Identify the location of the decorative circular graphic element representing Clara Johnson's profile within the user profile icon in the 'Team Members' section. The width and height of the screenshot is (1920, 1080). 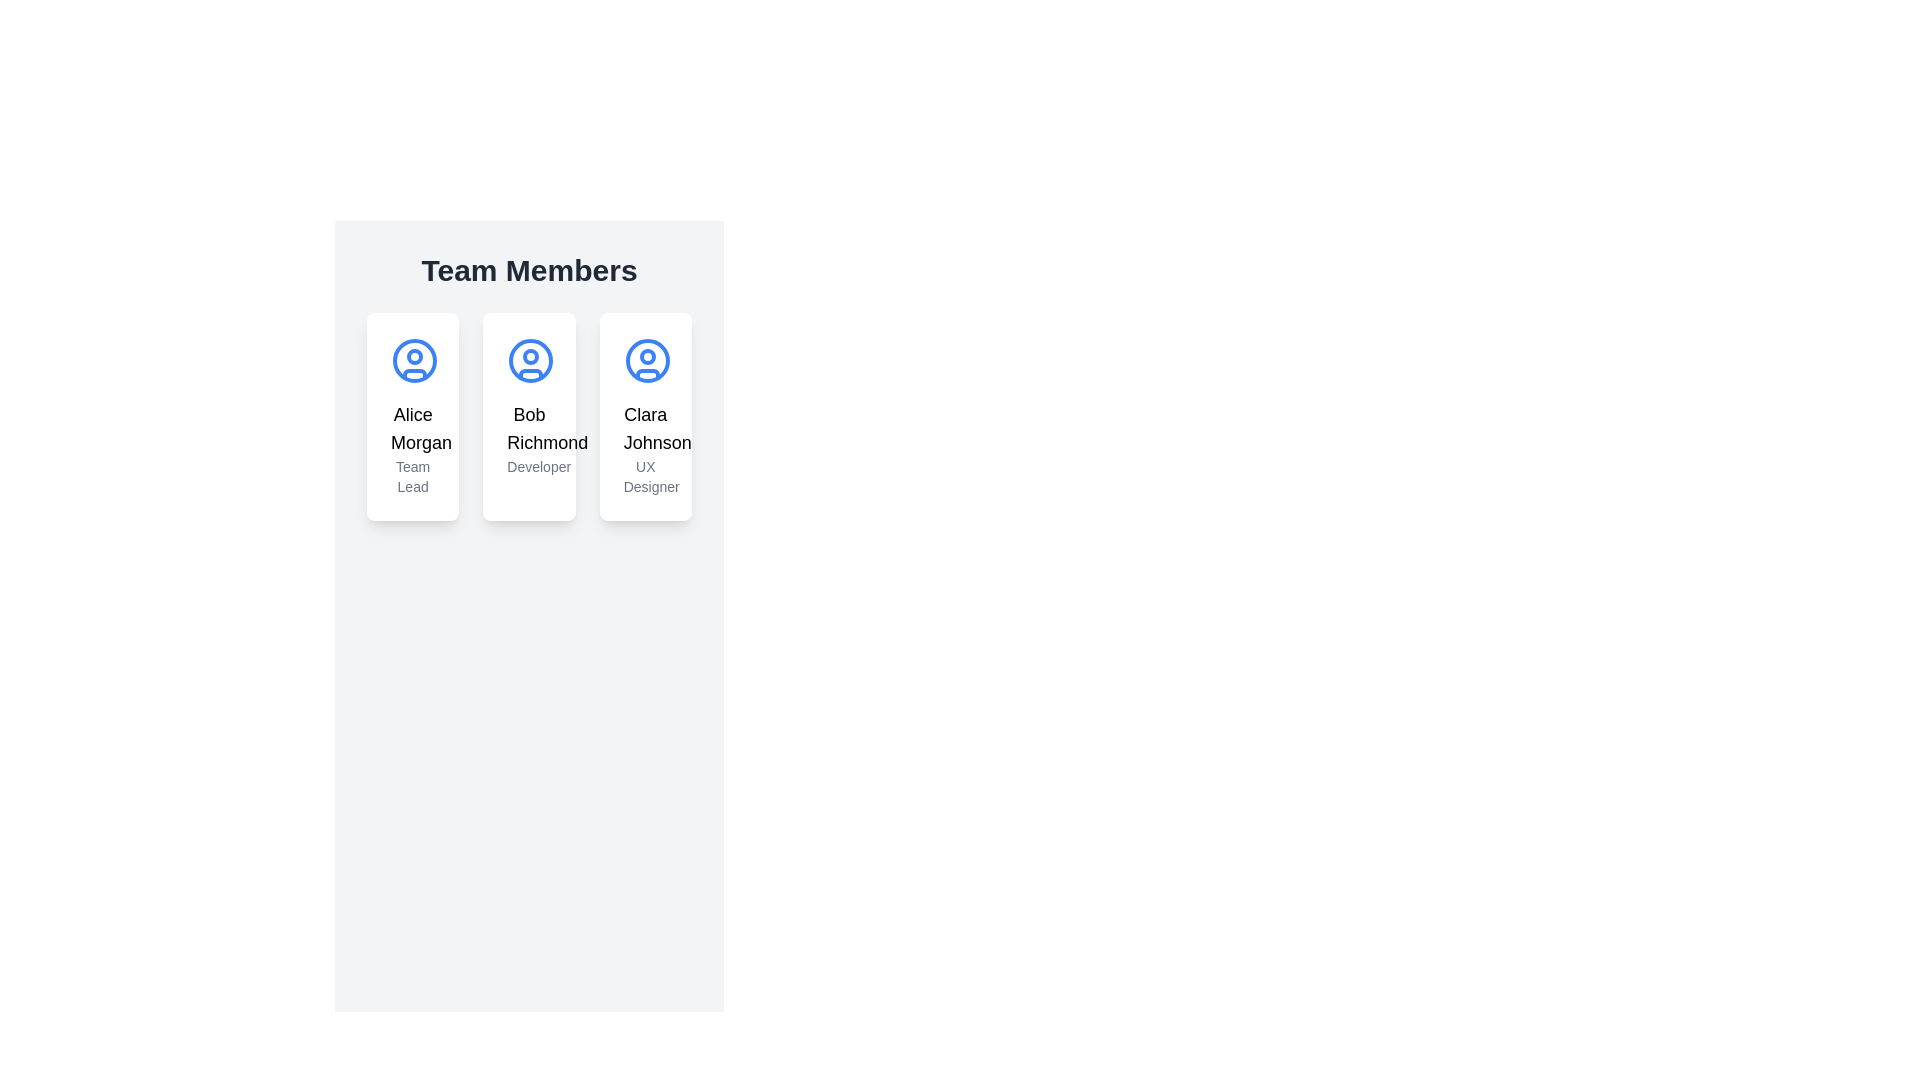
(647, 361).